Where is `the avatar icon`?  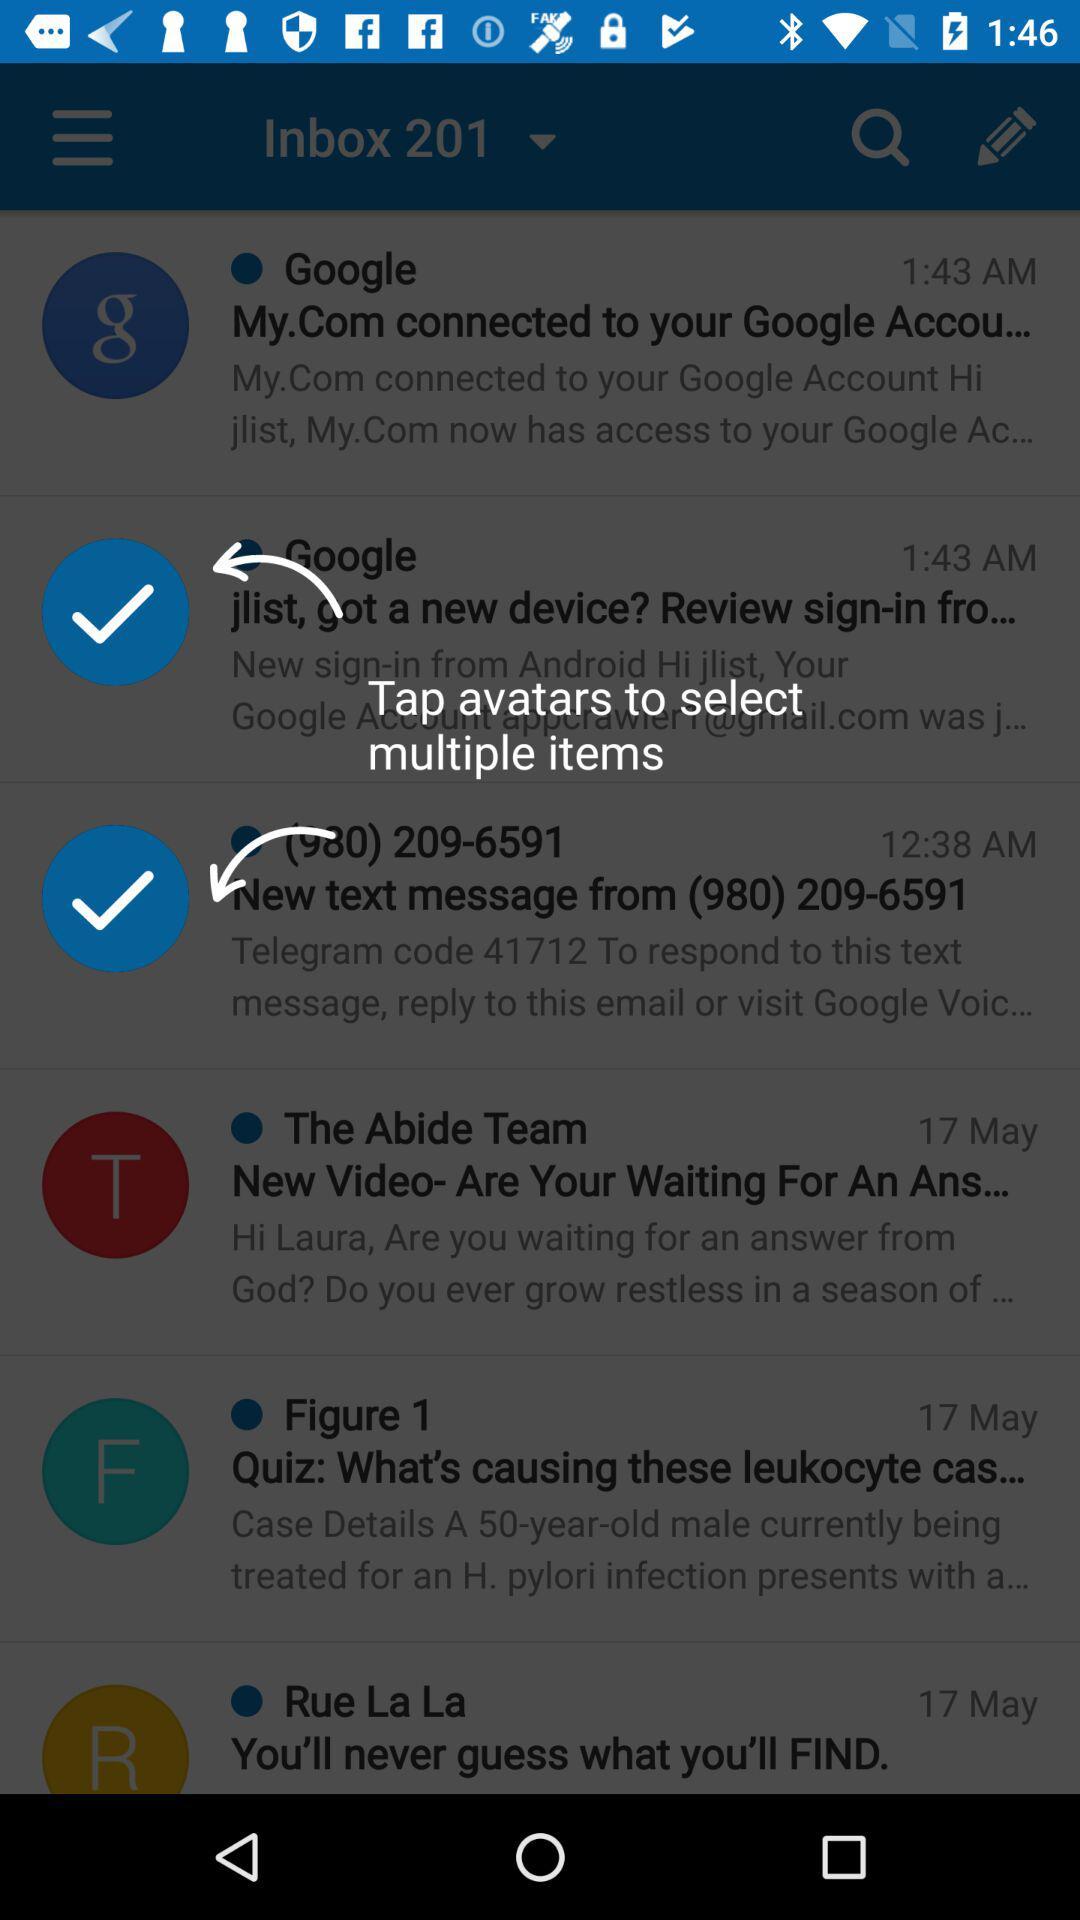 the avatar icon is located at coordinates (115, 1471).